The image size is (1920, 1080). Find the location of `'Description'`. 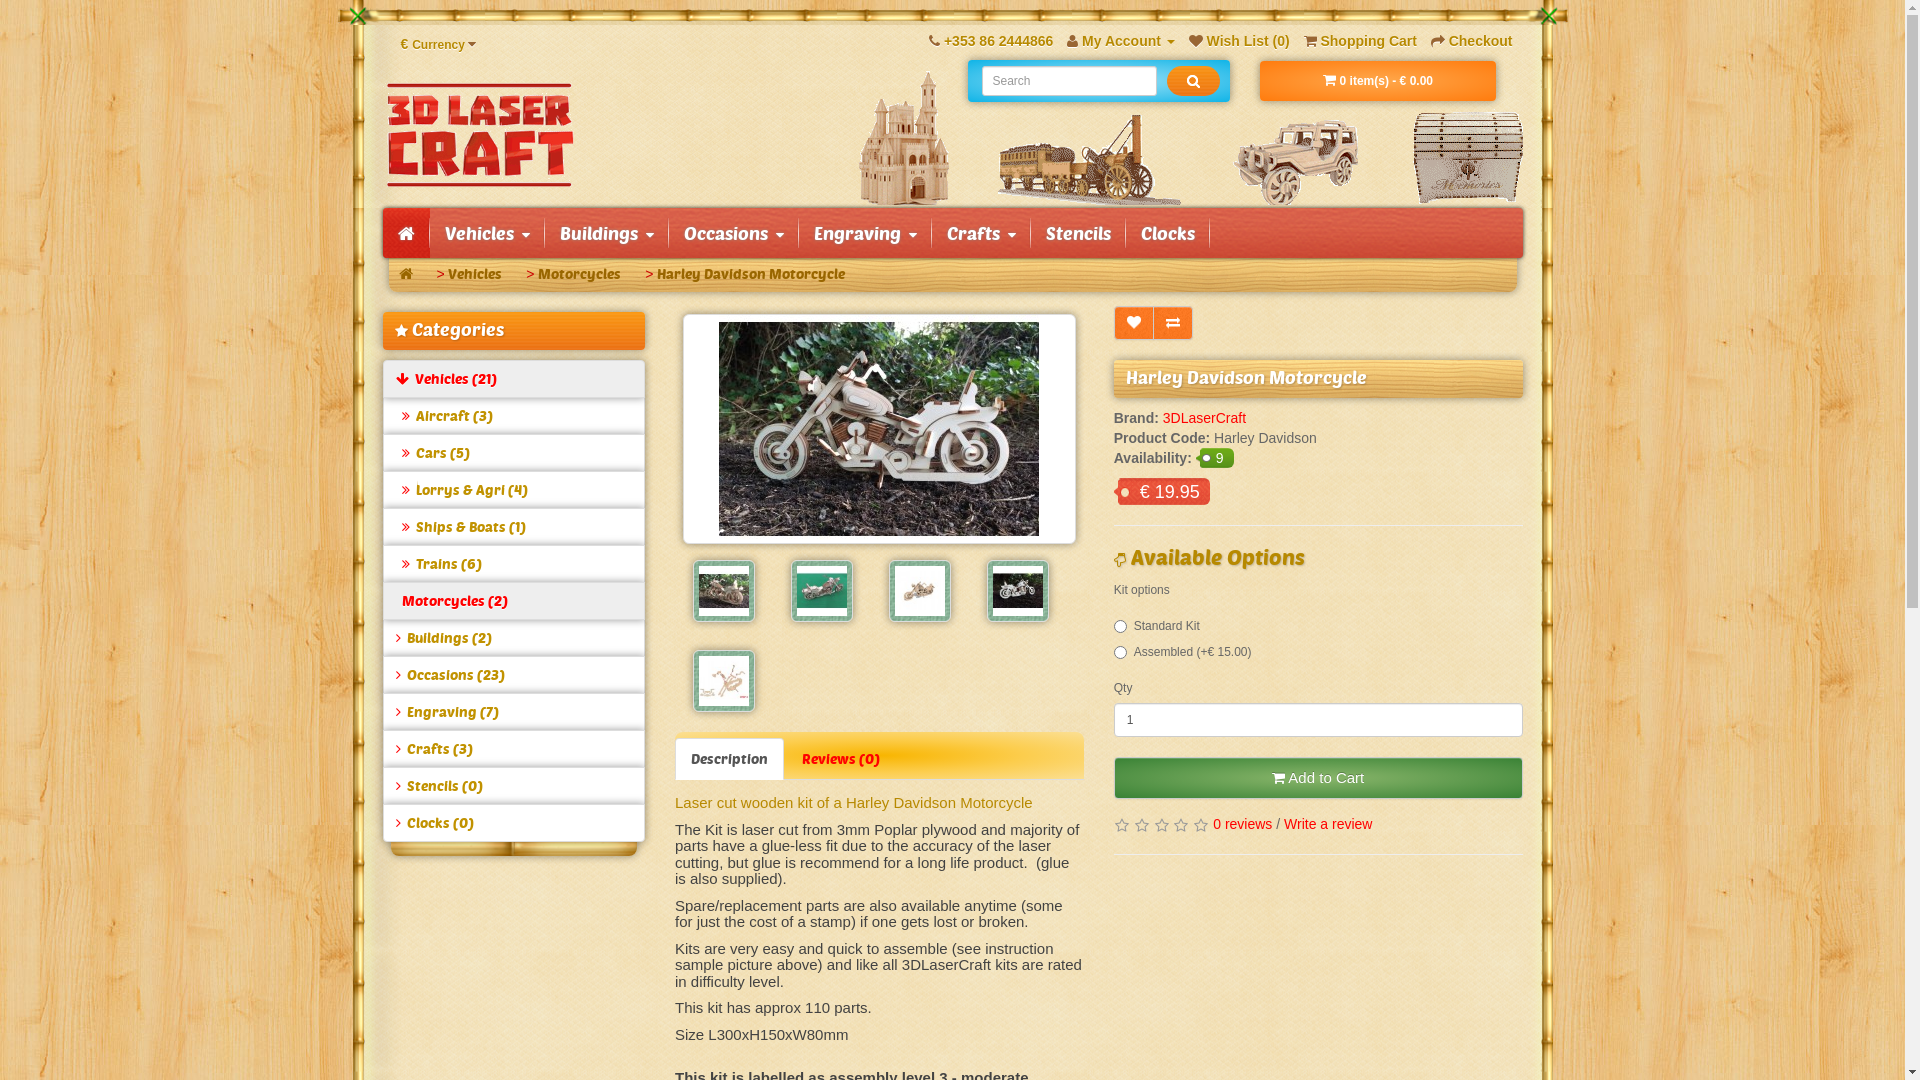

'Description' is located at coordinates (675, 759).